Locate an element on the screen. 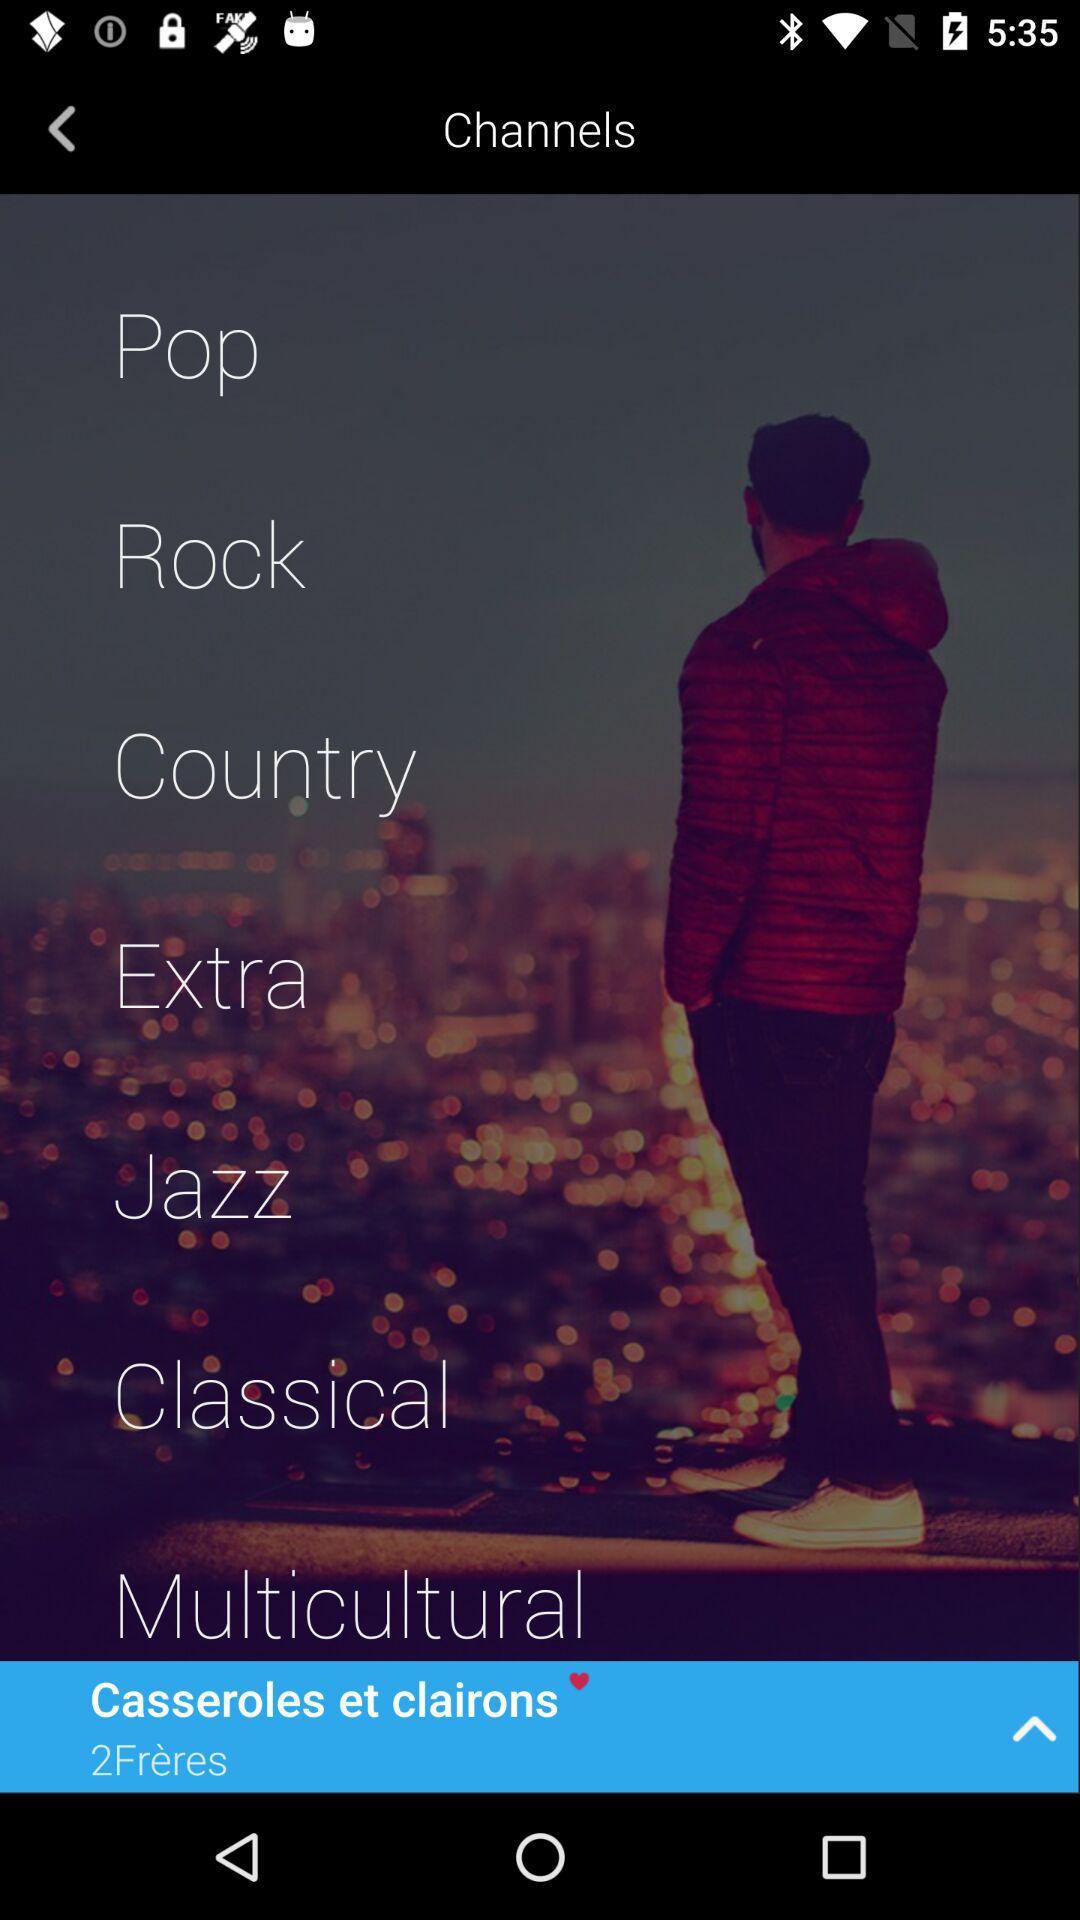 This screenshot has height=1920, width=1080. the item next to channels icon is located at coordinates (61, 127).